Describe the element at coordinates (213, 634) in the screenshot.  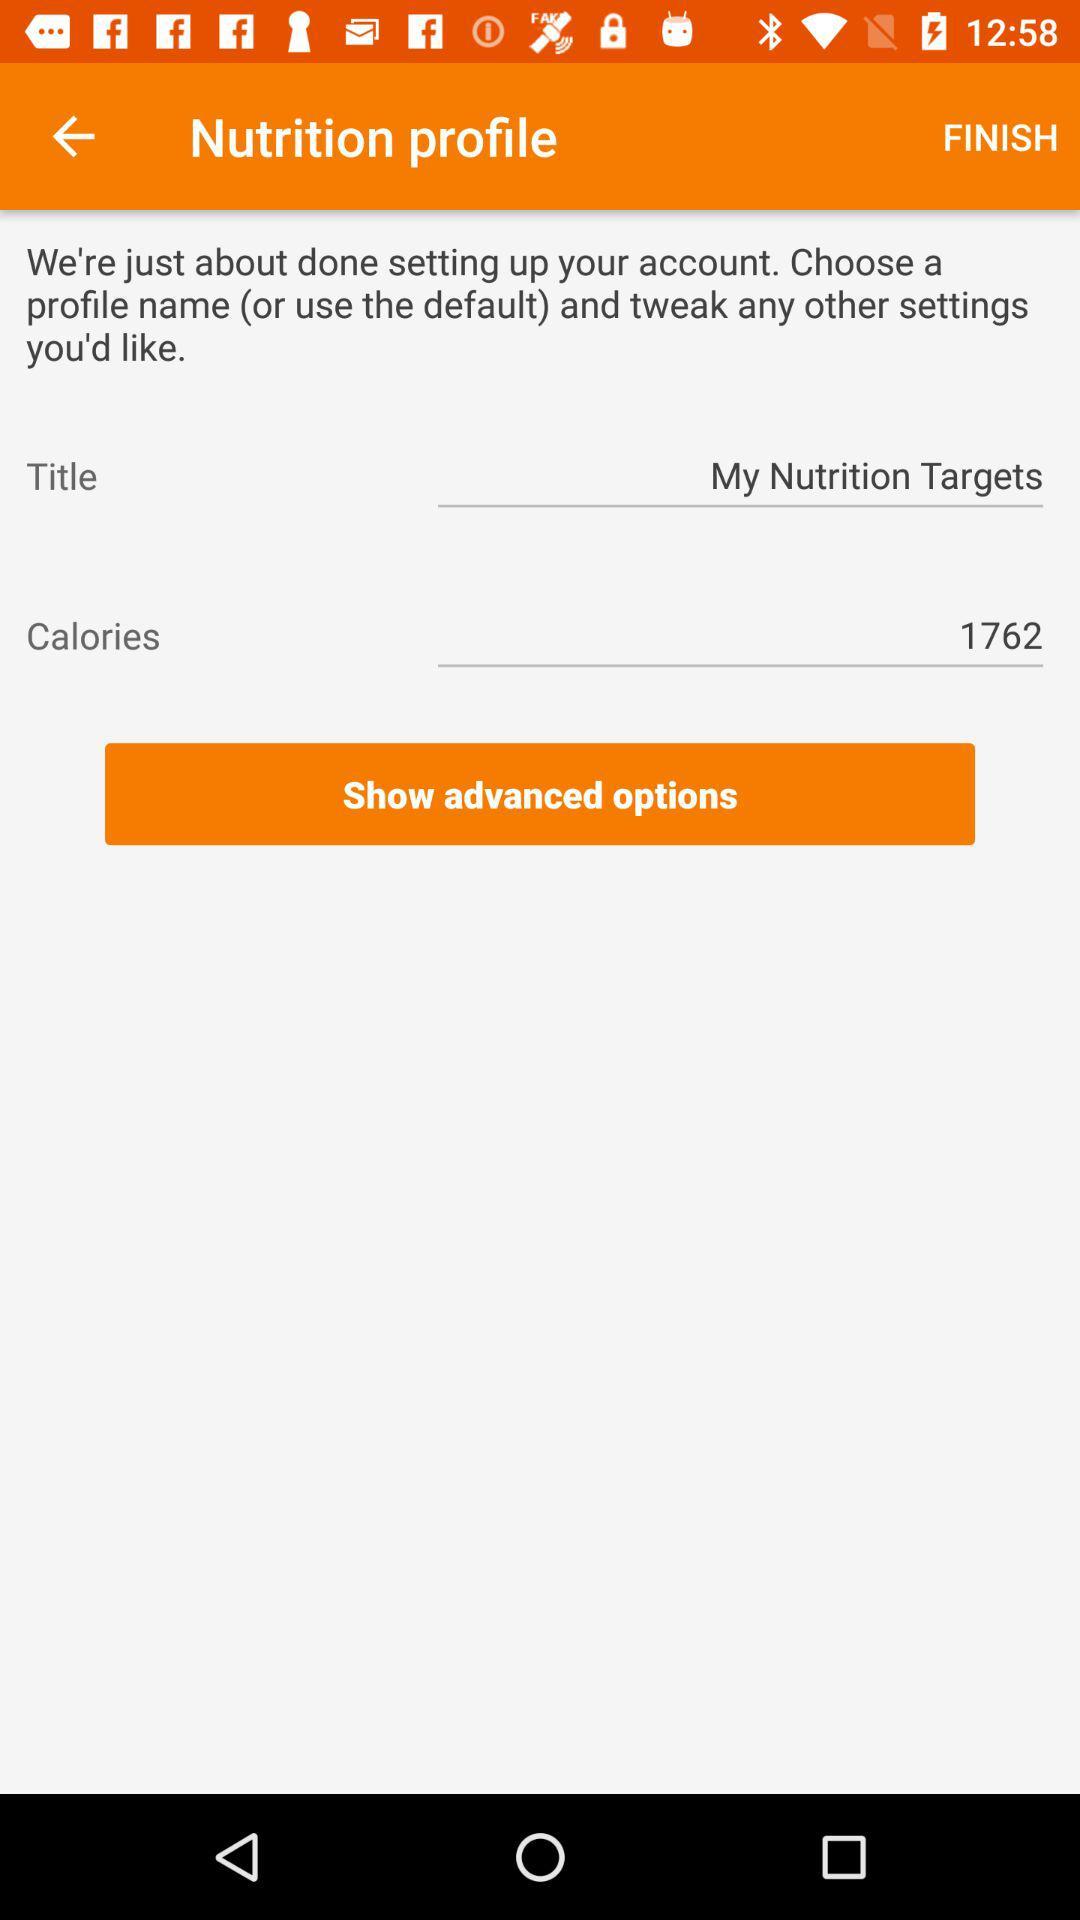
I see `the calories icon` at that location.